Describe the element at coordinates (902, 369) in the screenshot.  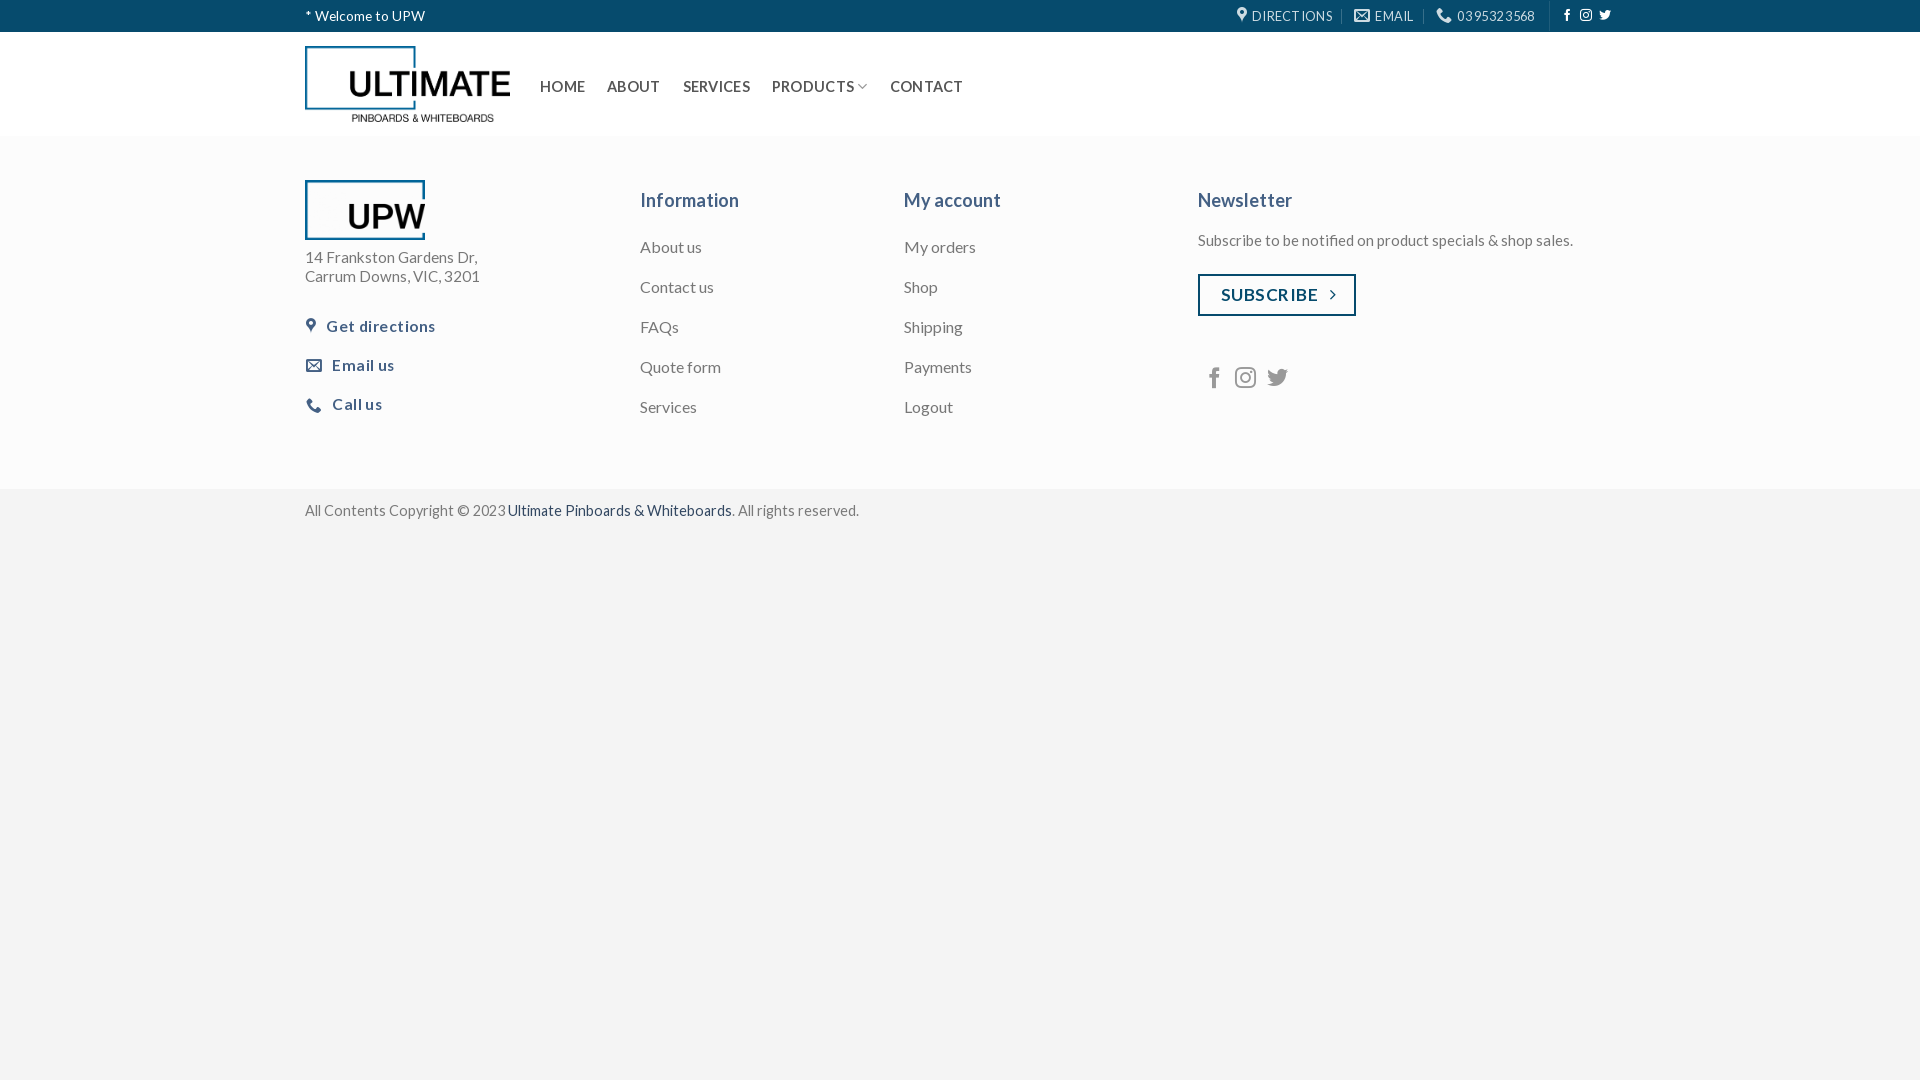
I see `'Payments'` at that location.